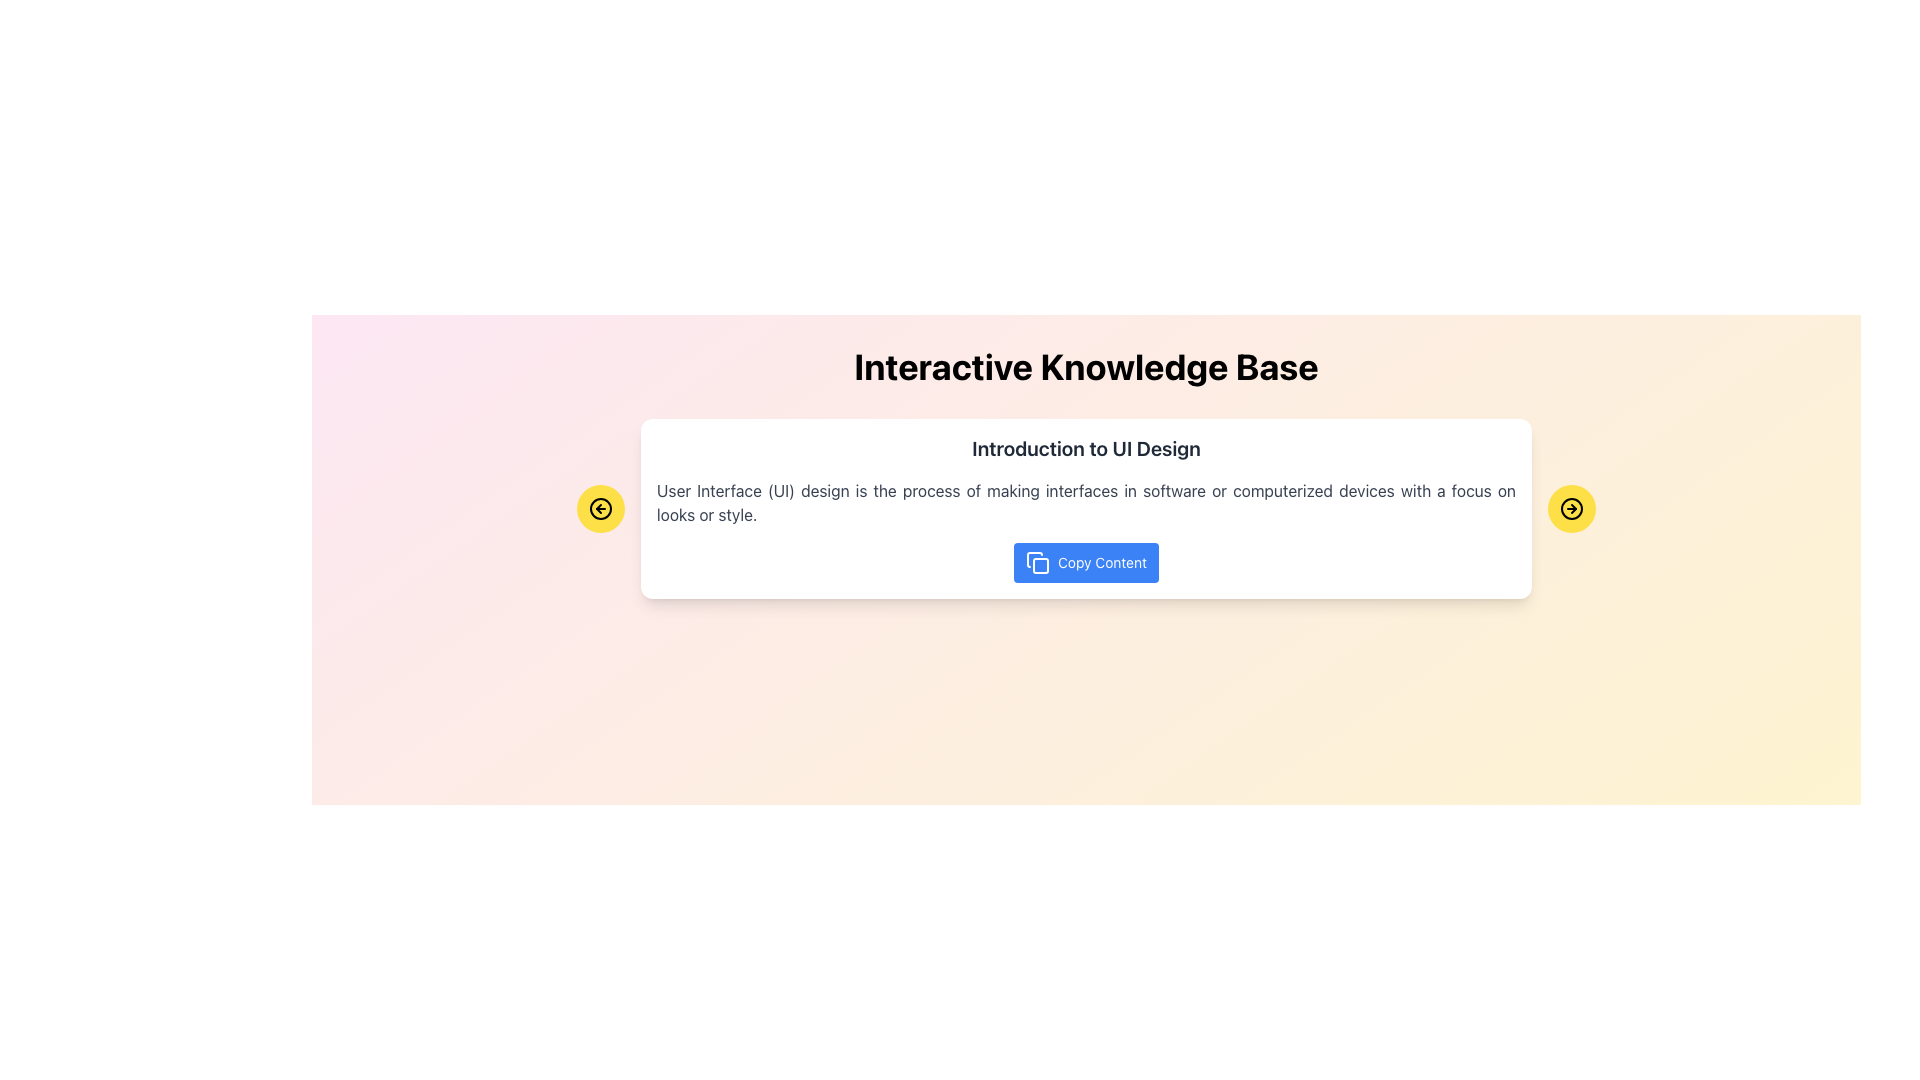 The height and width of the screenshot is (1080, 1920). I want to click on the 'Copy Content' button with a blue background and white text, so click(1085, 563).